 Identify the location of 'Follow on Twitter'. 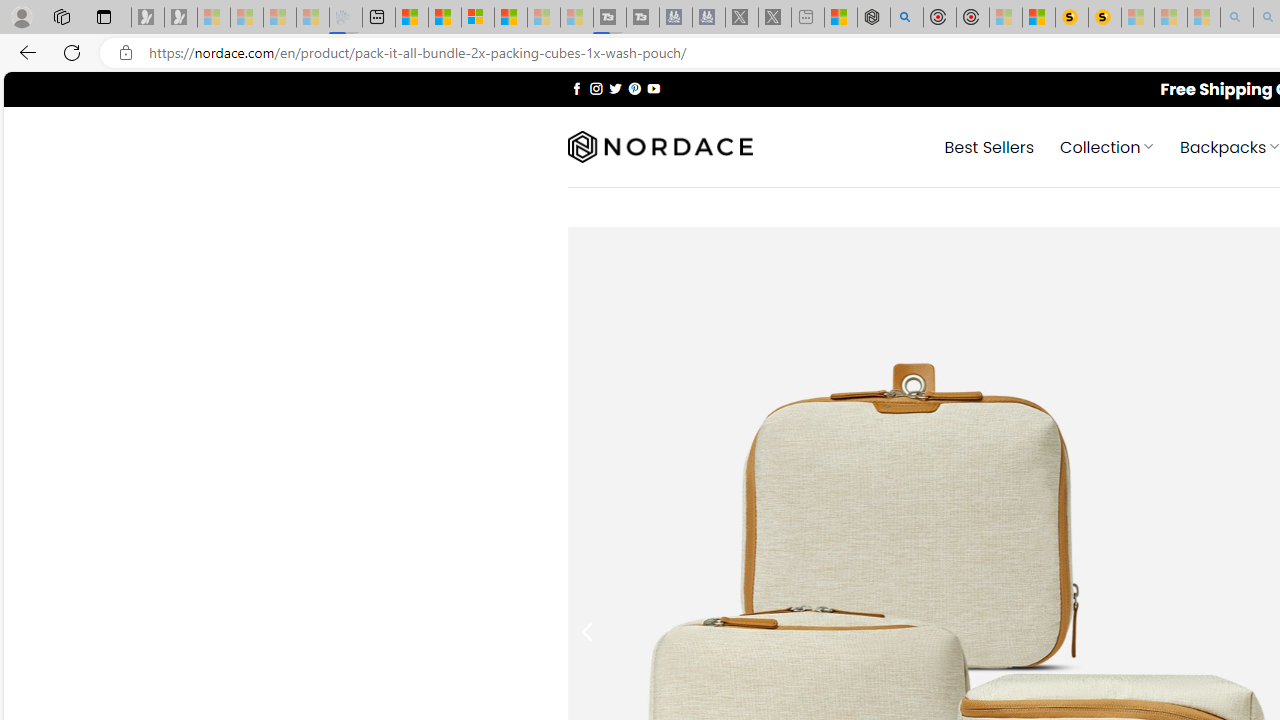
(614, 87).